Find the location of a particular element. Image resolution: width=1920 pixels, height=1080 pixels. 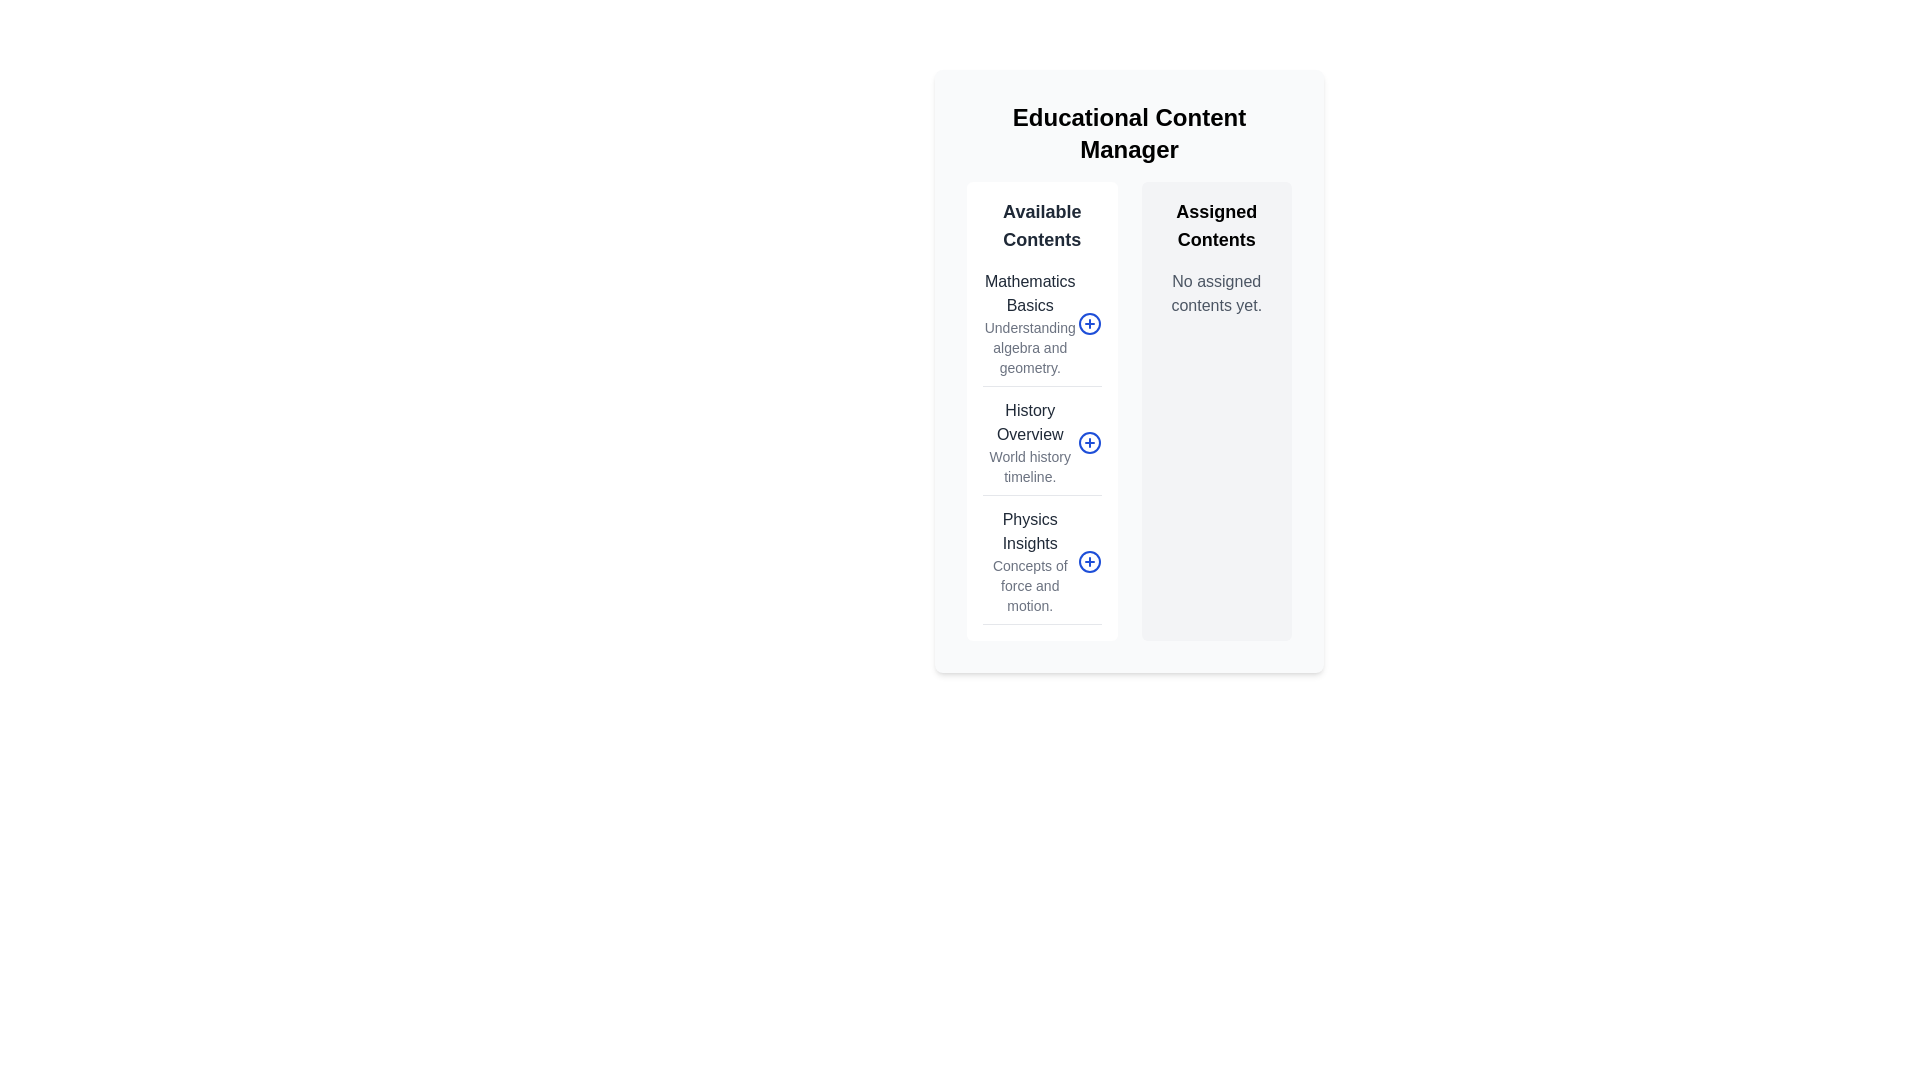

the 'Mathematics Basics' text label located at the top of the 'Available Contents' section in the Educational Content Manager interface is located at coordinates (1030, 293).